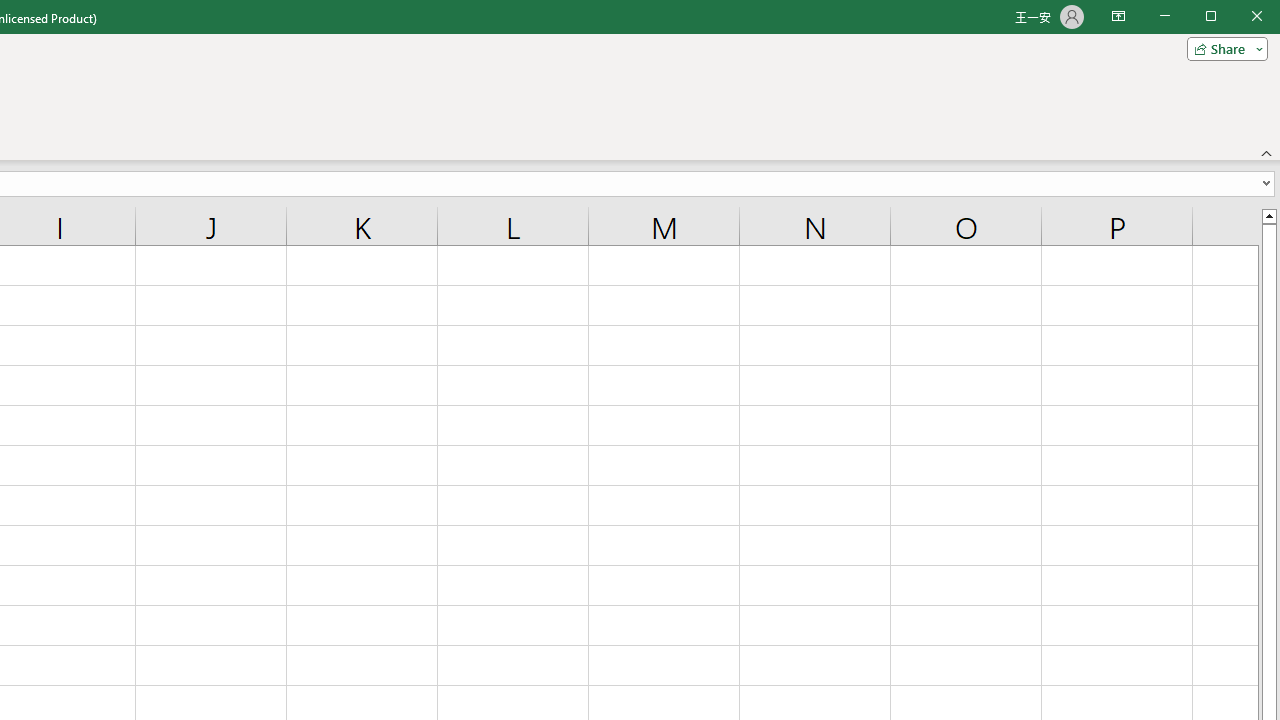 Image resolution: width=1280 pixels, height=720 pixels. What do you see at coordinates (1238, 18) in the screenshot?
I see `'Maximize'` at bounding box center [1238, 18].